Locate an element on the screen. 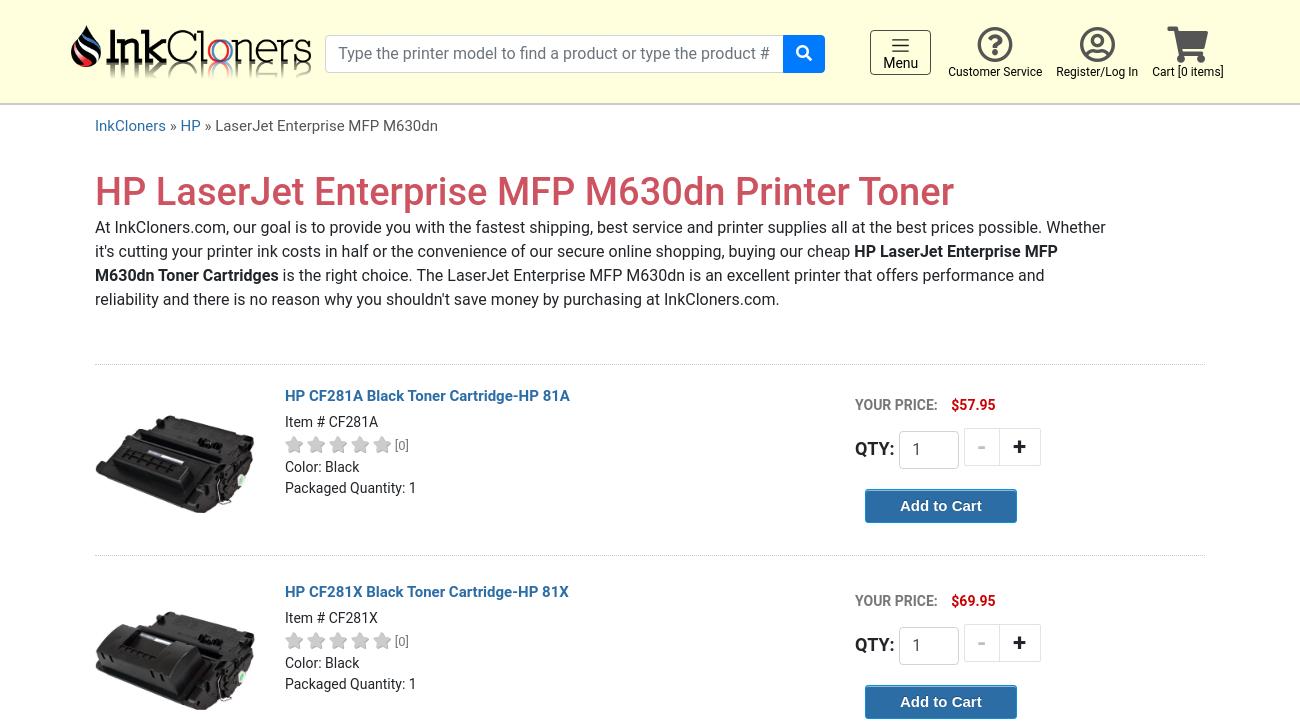  'InkCloners' is located at coordinates (95, 126).